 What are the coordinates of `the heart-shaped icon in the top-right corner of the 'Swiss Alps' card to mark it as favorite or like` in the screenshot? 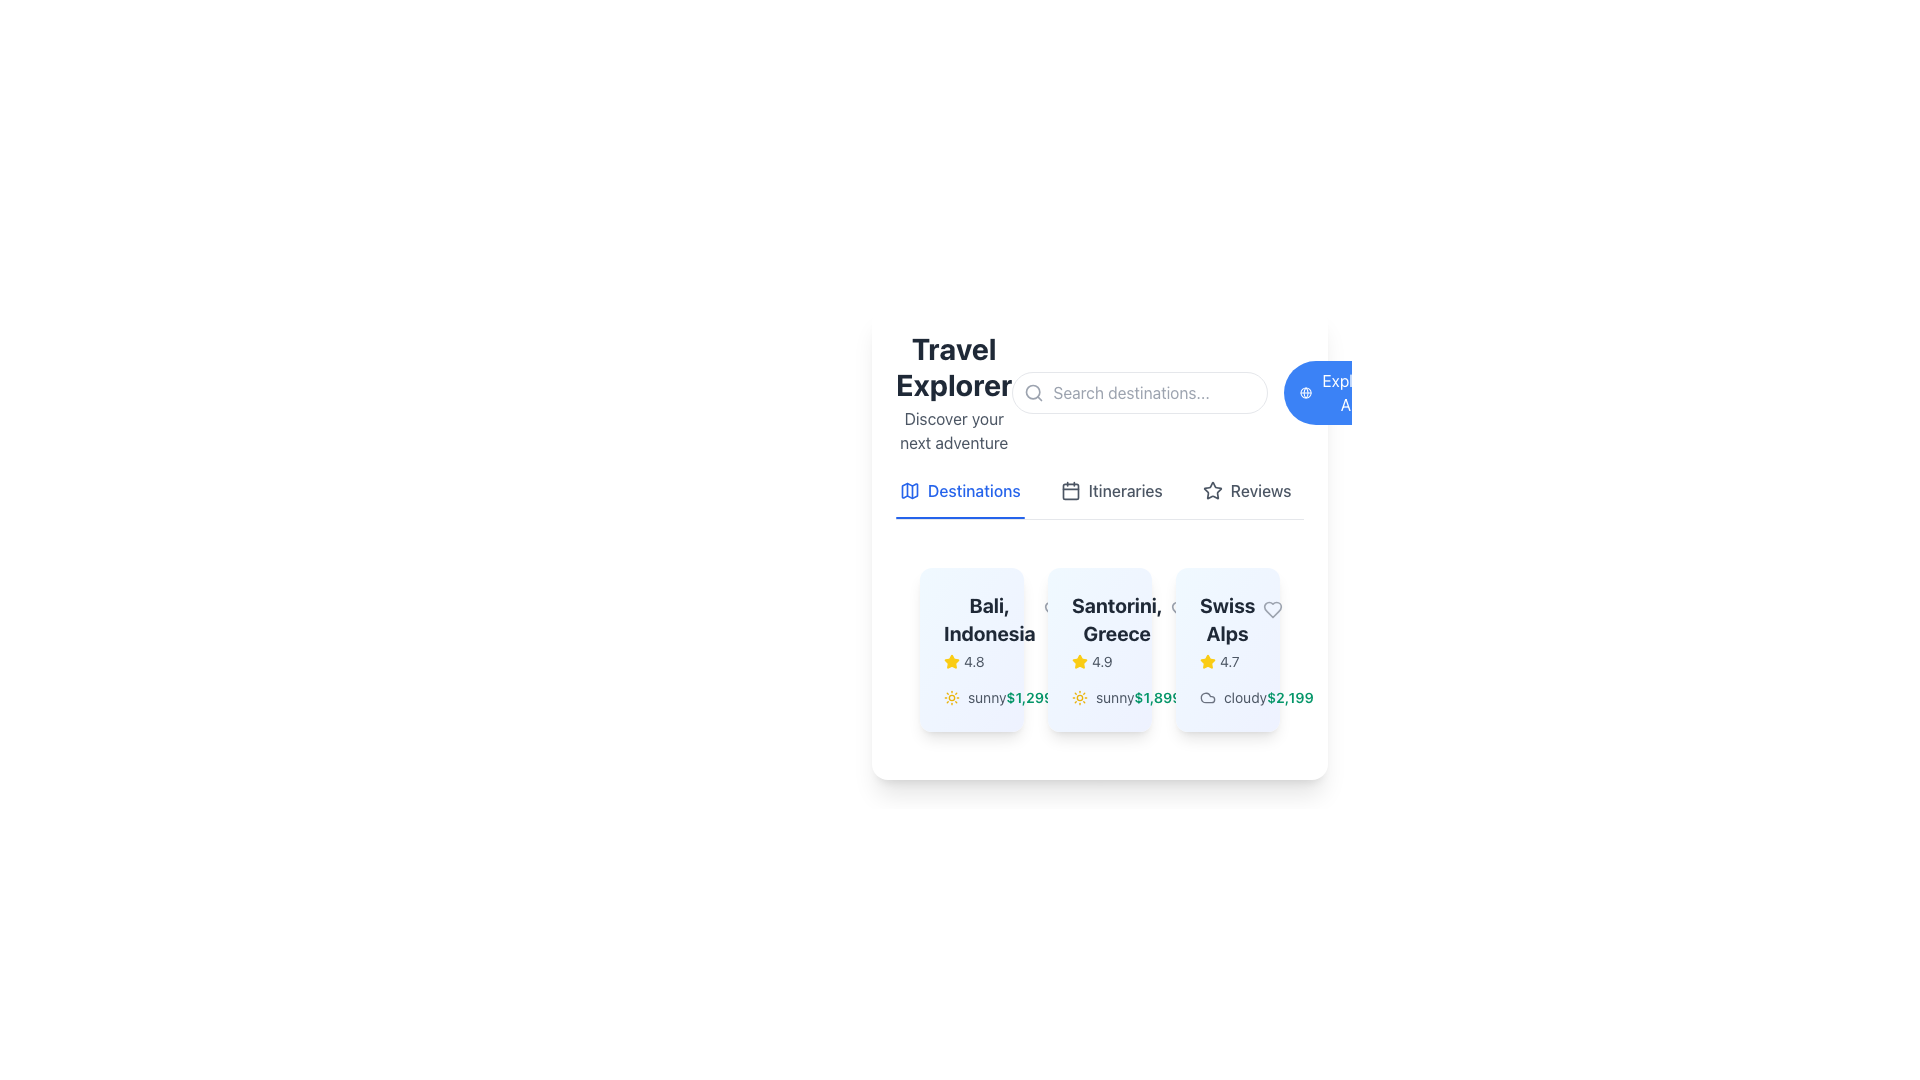 It's located at (1272, 608).